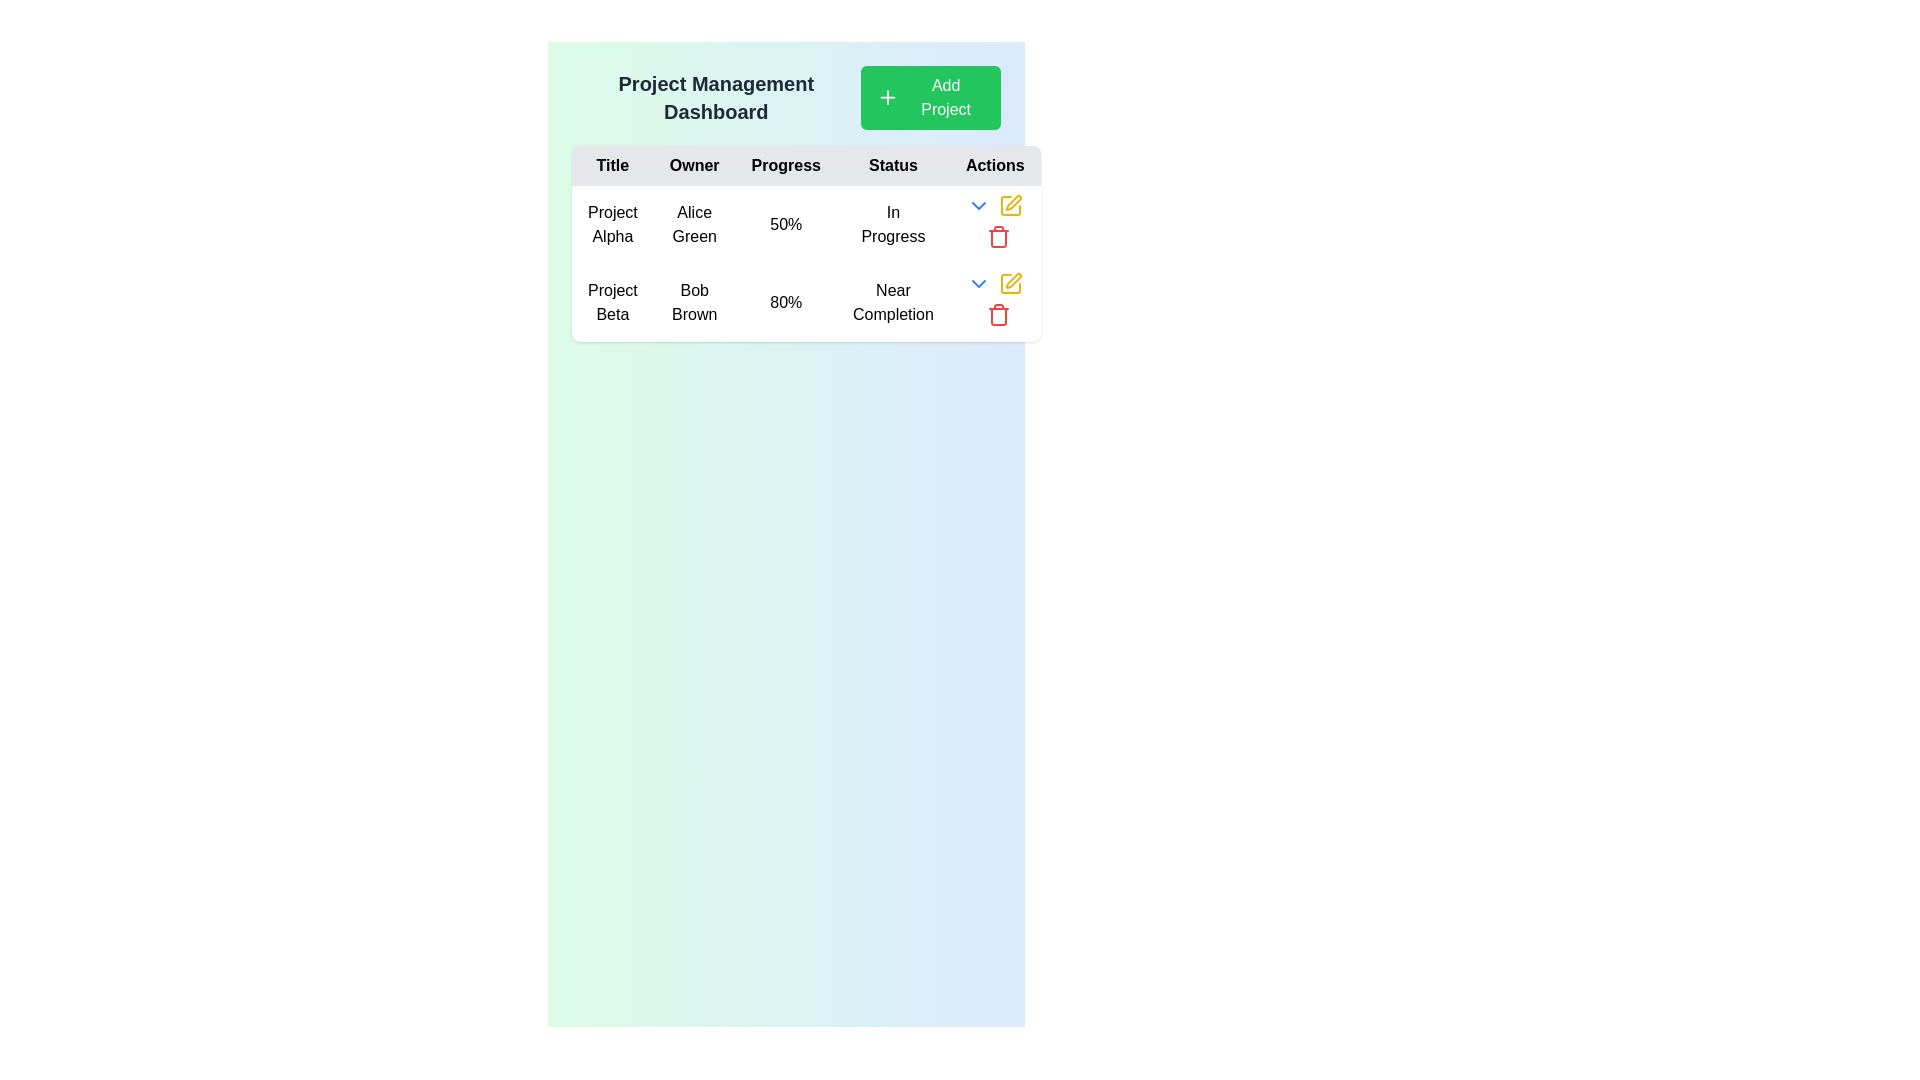 This screenshot has width=1920, height=1080. Describe the element at coordinates (611, 224) in the screenshot. I see `the table cell displaying the text 'Project Alpha', located in the first cell of the 'Title' column` at that location.